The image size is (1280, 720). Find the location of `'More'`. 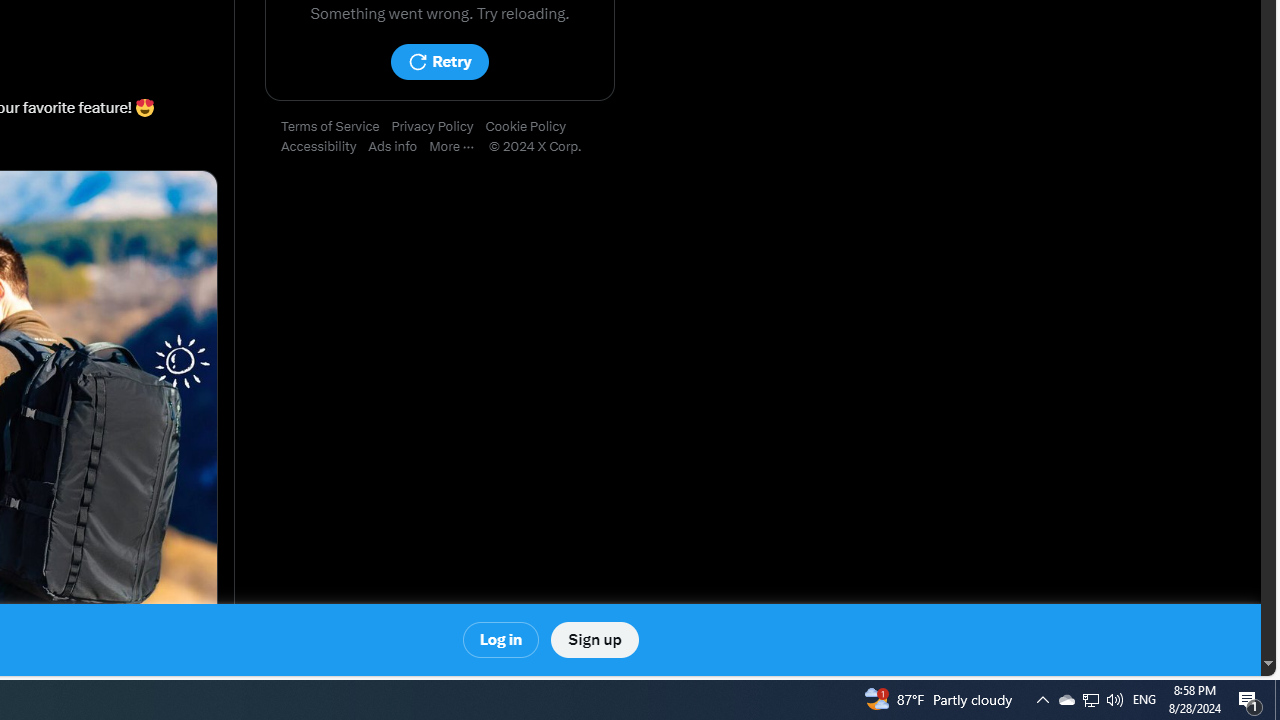

'More' is located at coordinates (457, 146).